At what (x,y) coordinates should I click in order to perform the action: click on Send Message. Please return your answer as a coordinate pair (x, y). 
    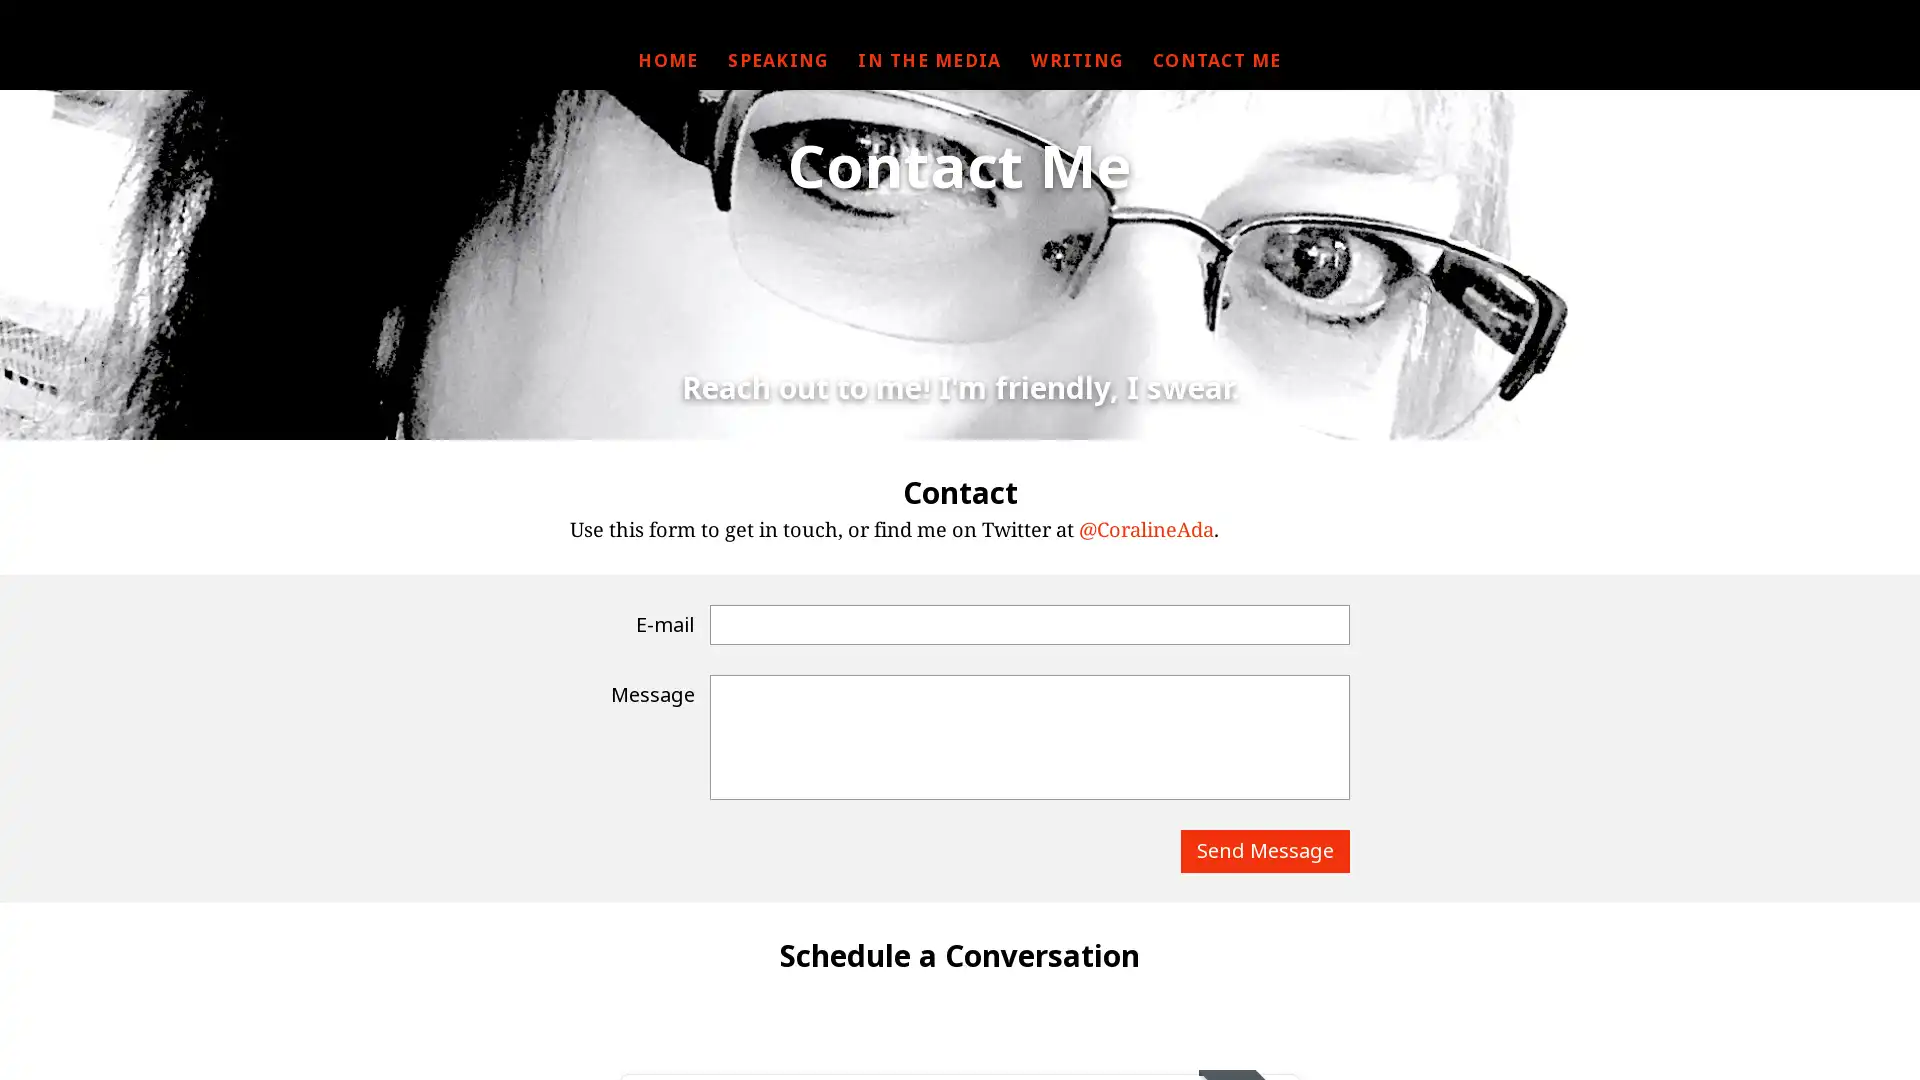
    Looking at the image, I should click on (1264, 851).